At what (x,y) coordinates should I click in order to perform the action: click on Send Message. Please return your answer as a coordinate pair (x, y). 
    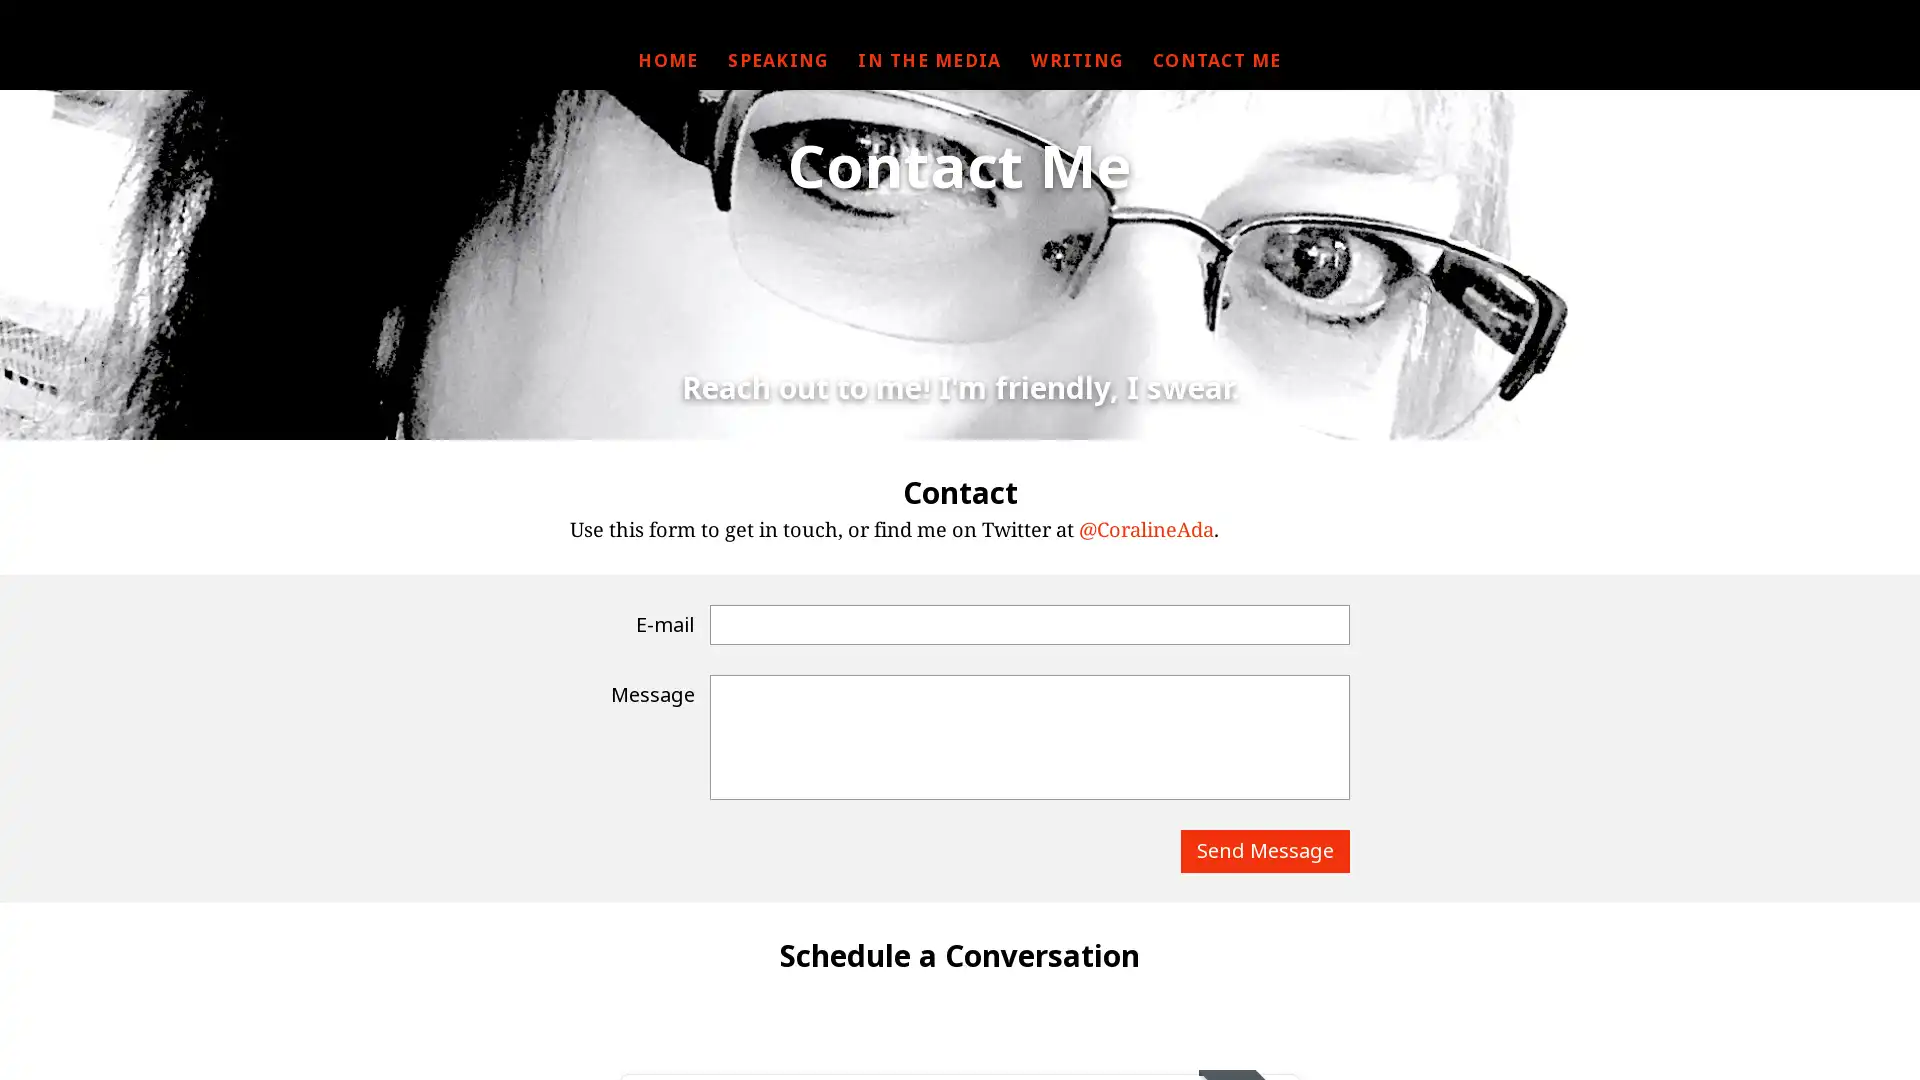
    Looking at the image, I should click on (1264, 851).